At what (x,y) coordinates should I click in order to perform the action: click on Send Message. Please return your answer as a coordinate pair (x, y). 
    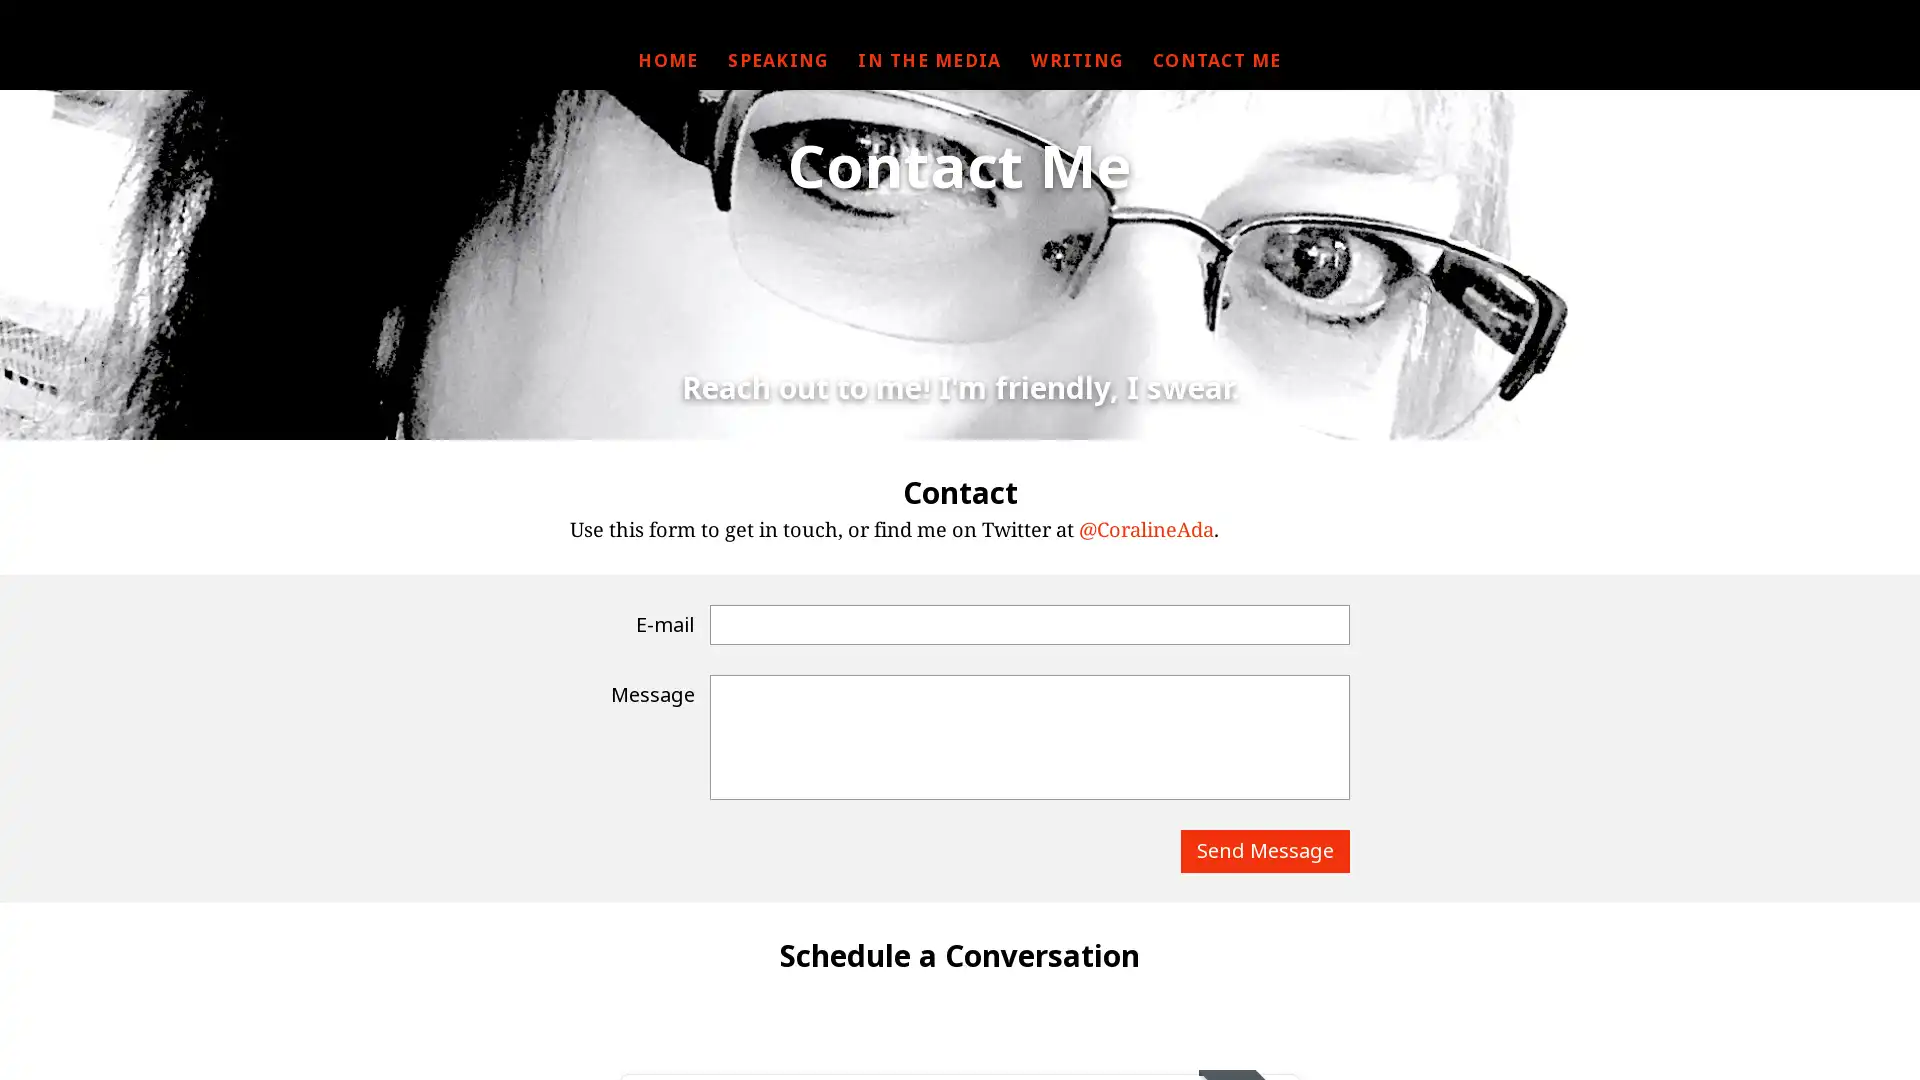
    Looking at the image, I should click on (1264, 851).